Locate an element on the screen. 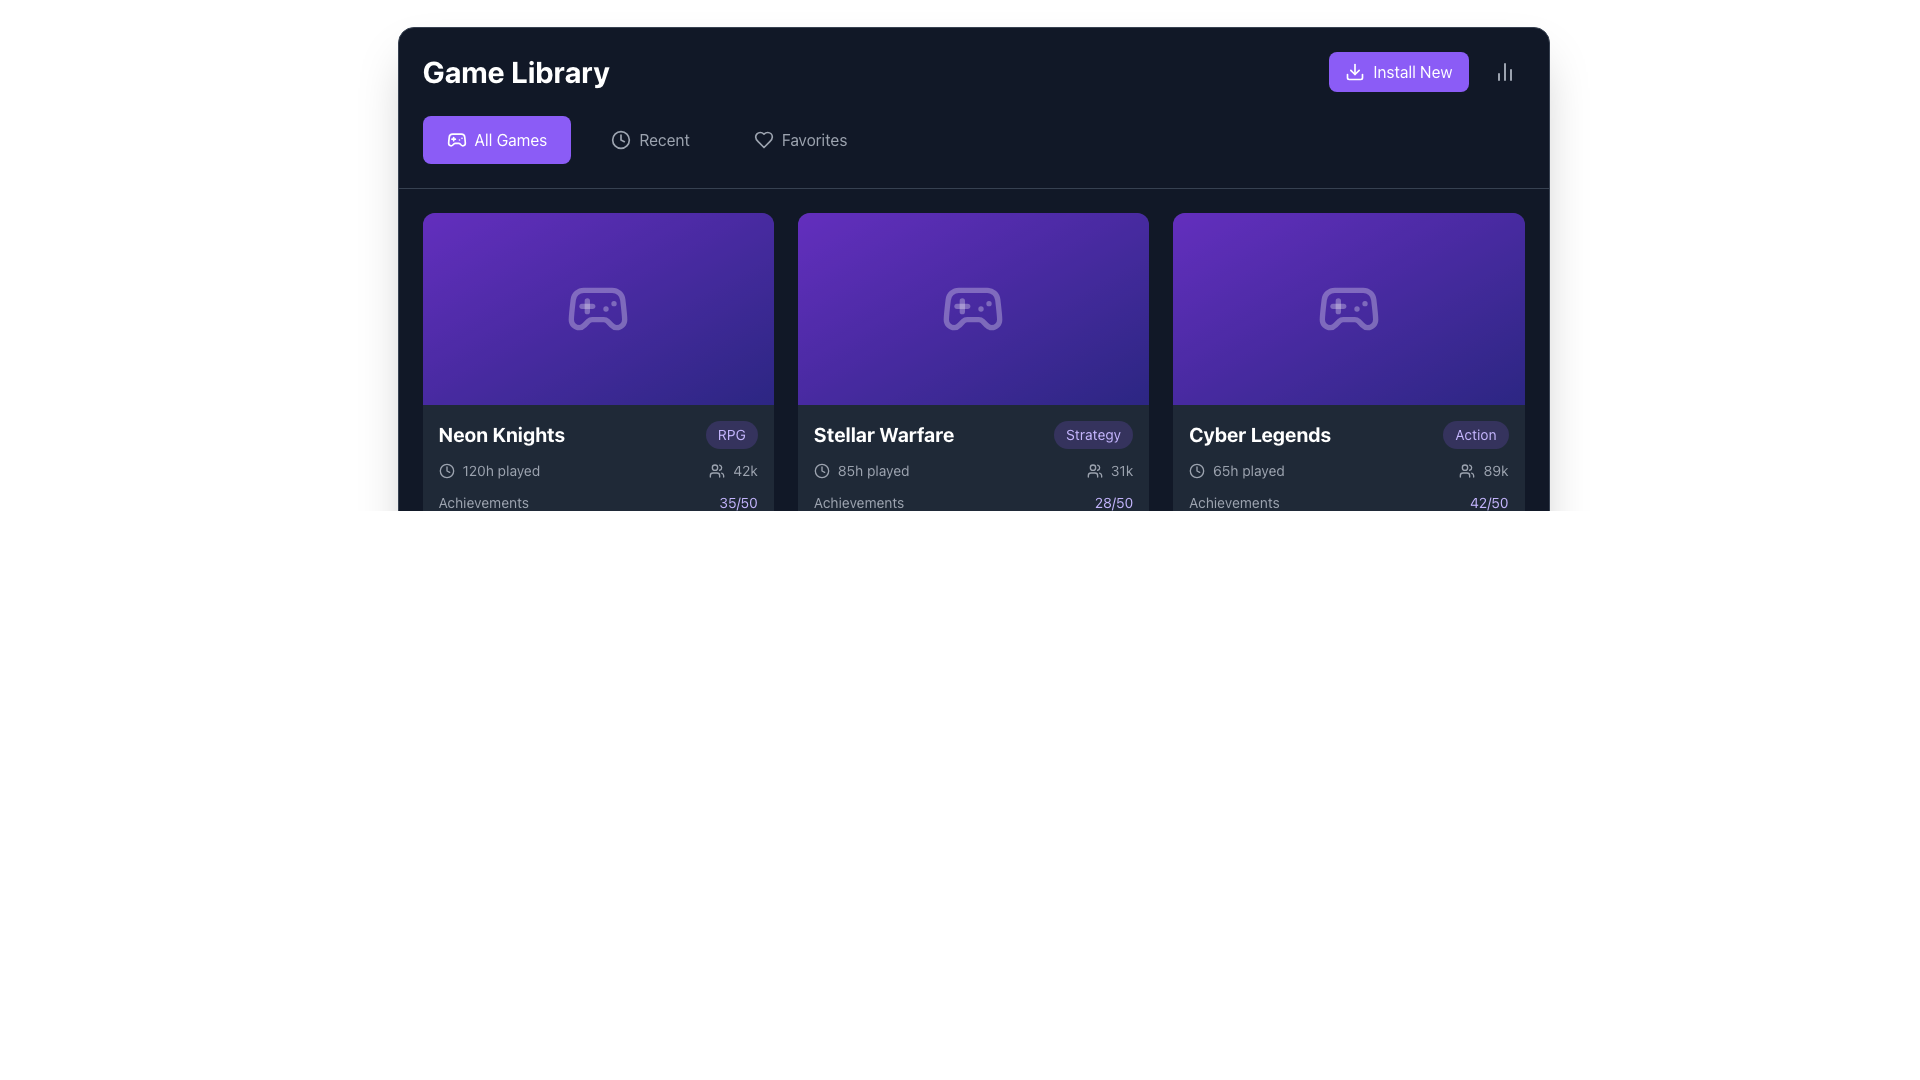 The image size is (1920, 1080). the static text label displaying the amount of time played for the game, located under the 'Cyber Legends' card in the third column of the game list is located at coordinates (1236, 470).